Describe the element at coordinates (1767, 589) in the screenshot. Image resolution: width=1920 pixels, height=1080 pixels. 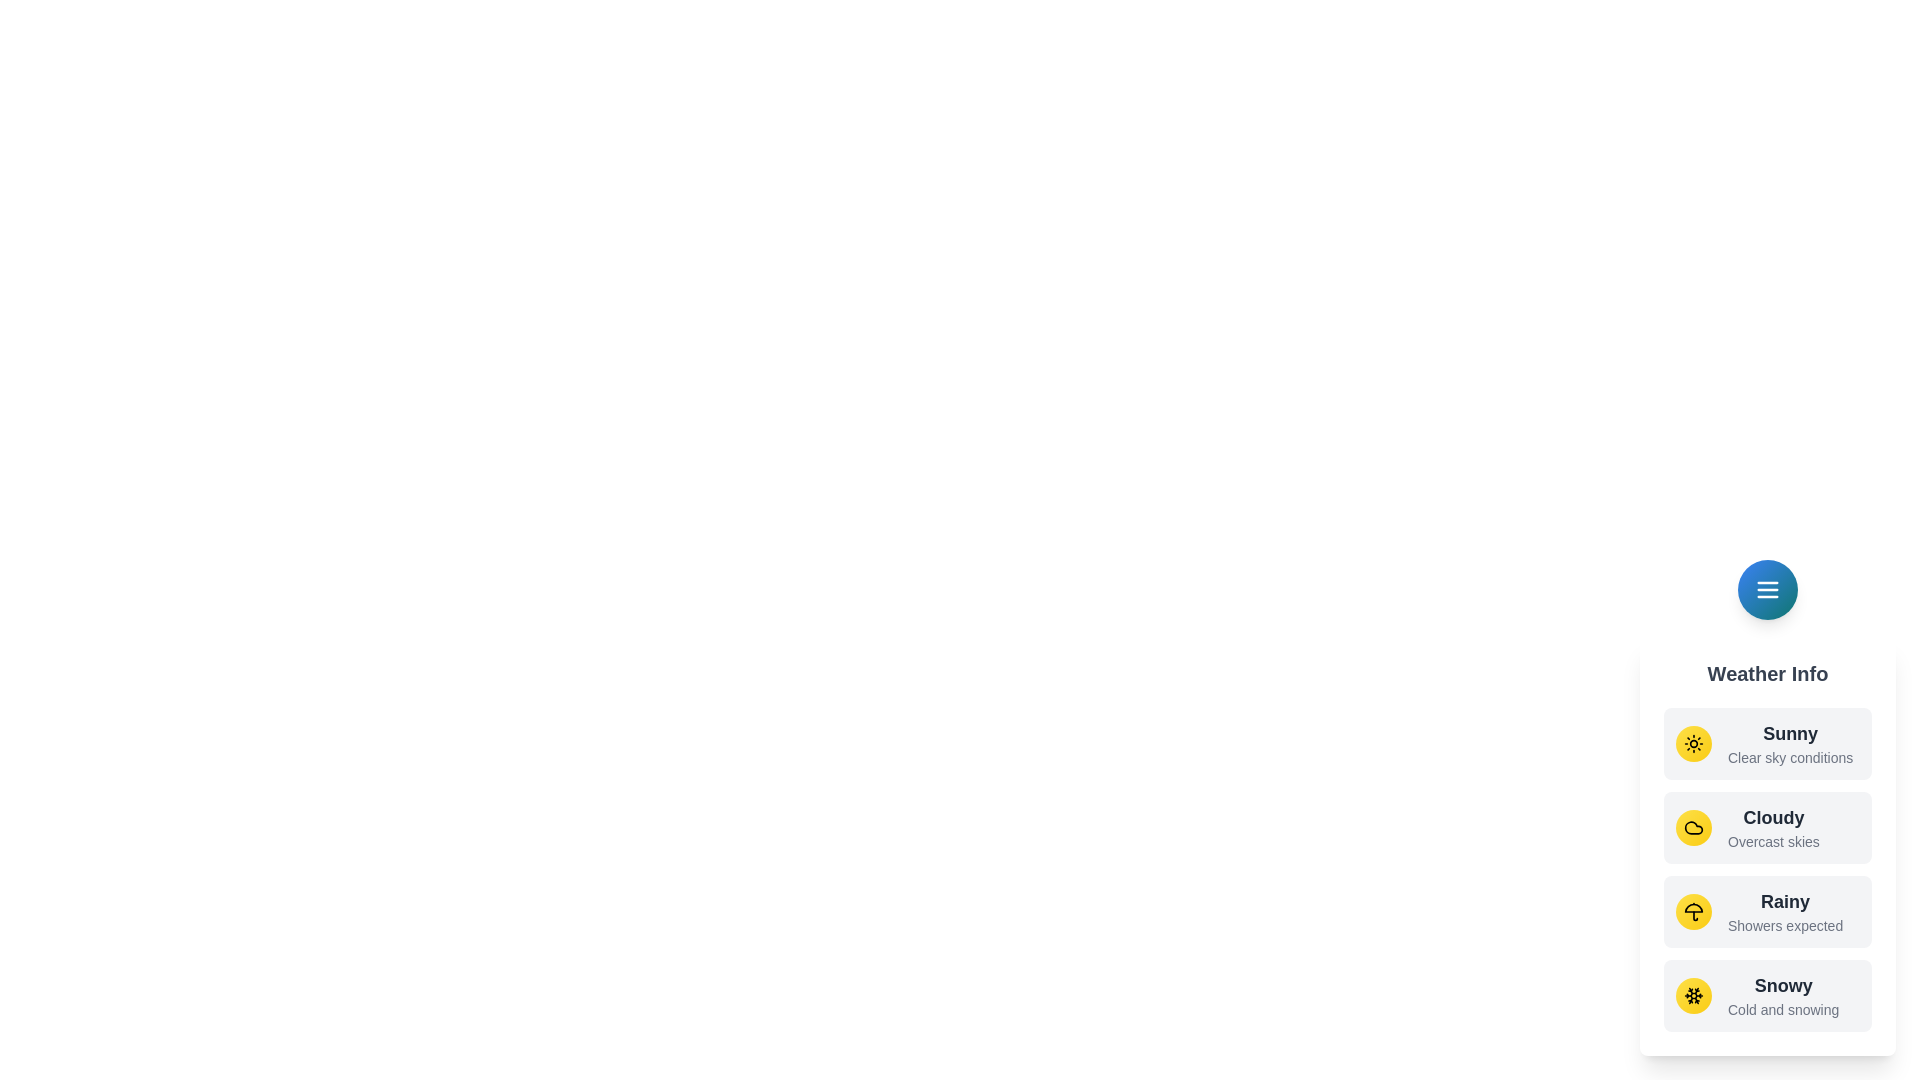
I see `menu button to toggle the menu open or closed` at that location.